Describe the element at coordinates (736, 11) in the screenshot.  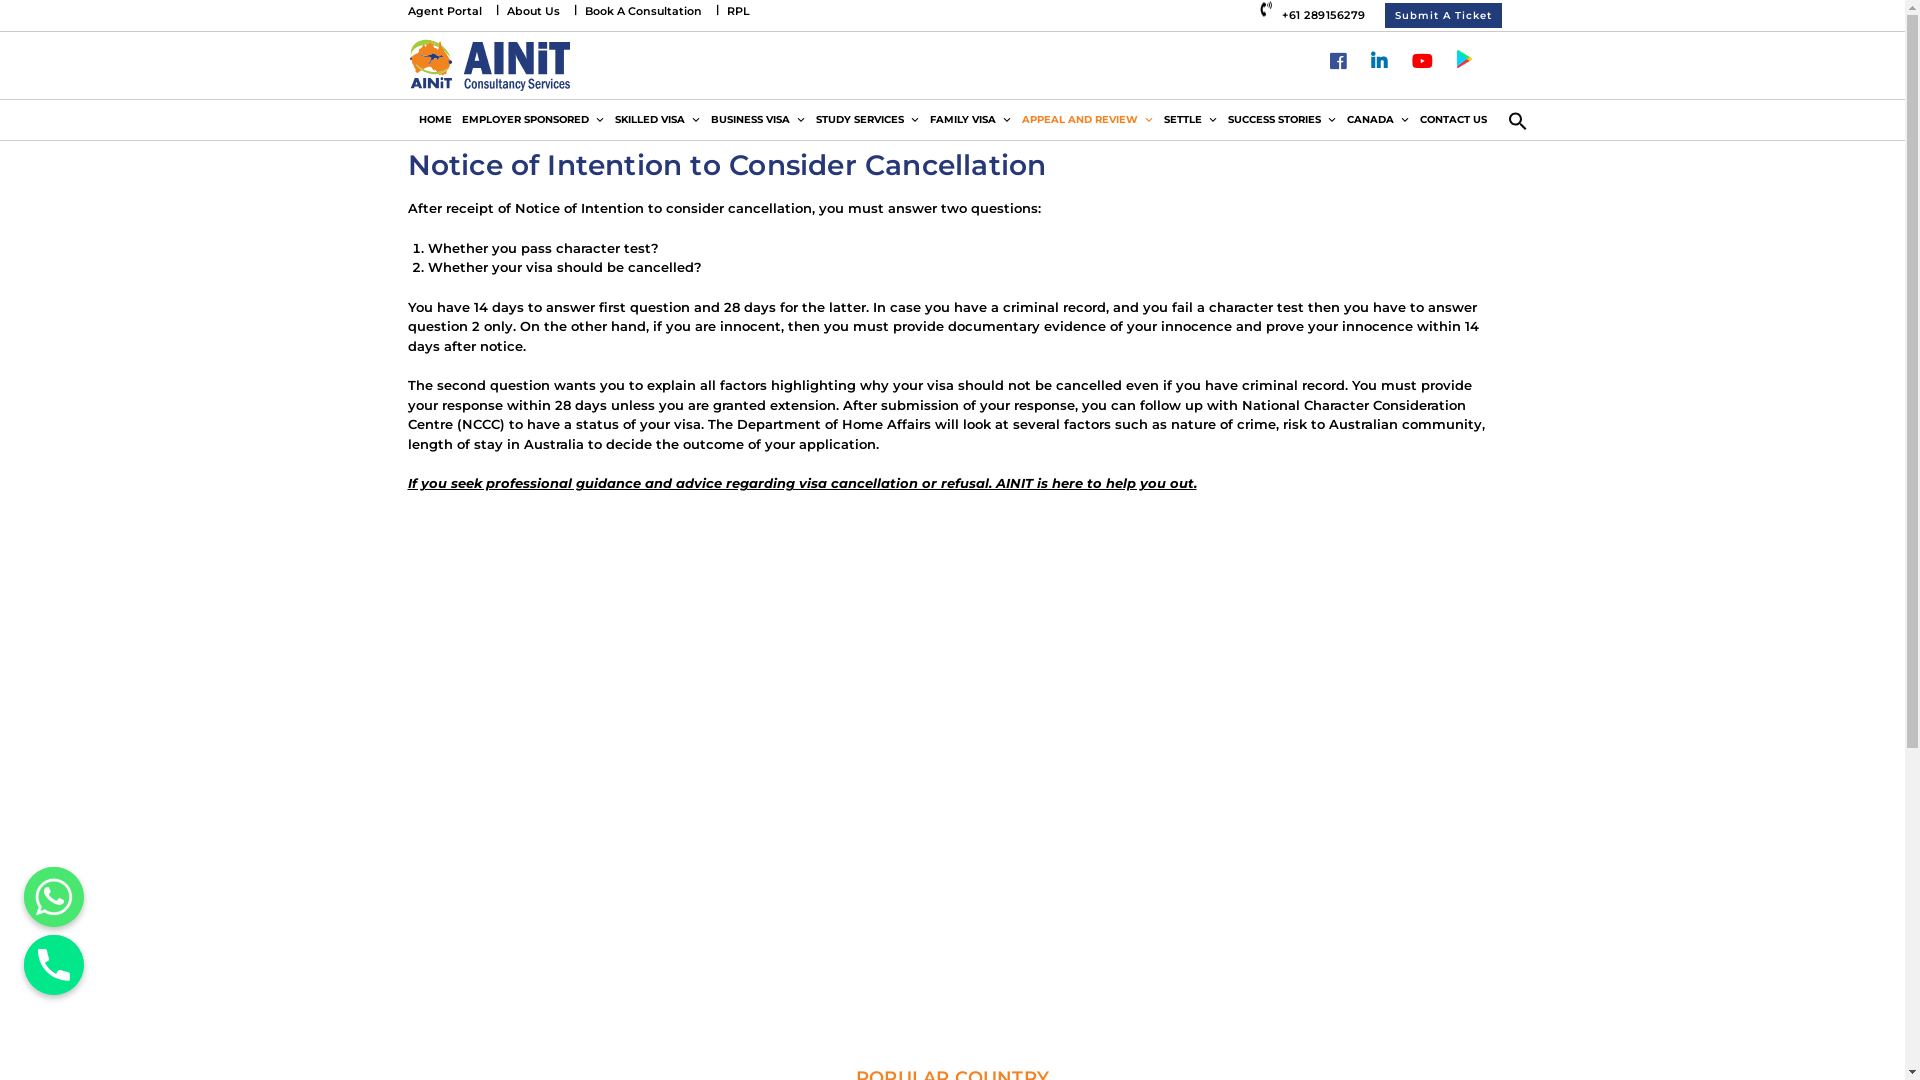
I see `'RPL'` at that location.